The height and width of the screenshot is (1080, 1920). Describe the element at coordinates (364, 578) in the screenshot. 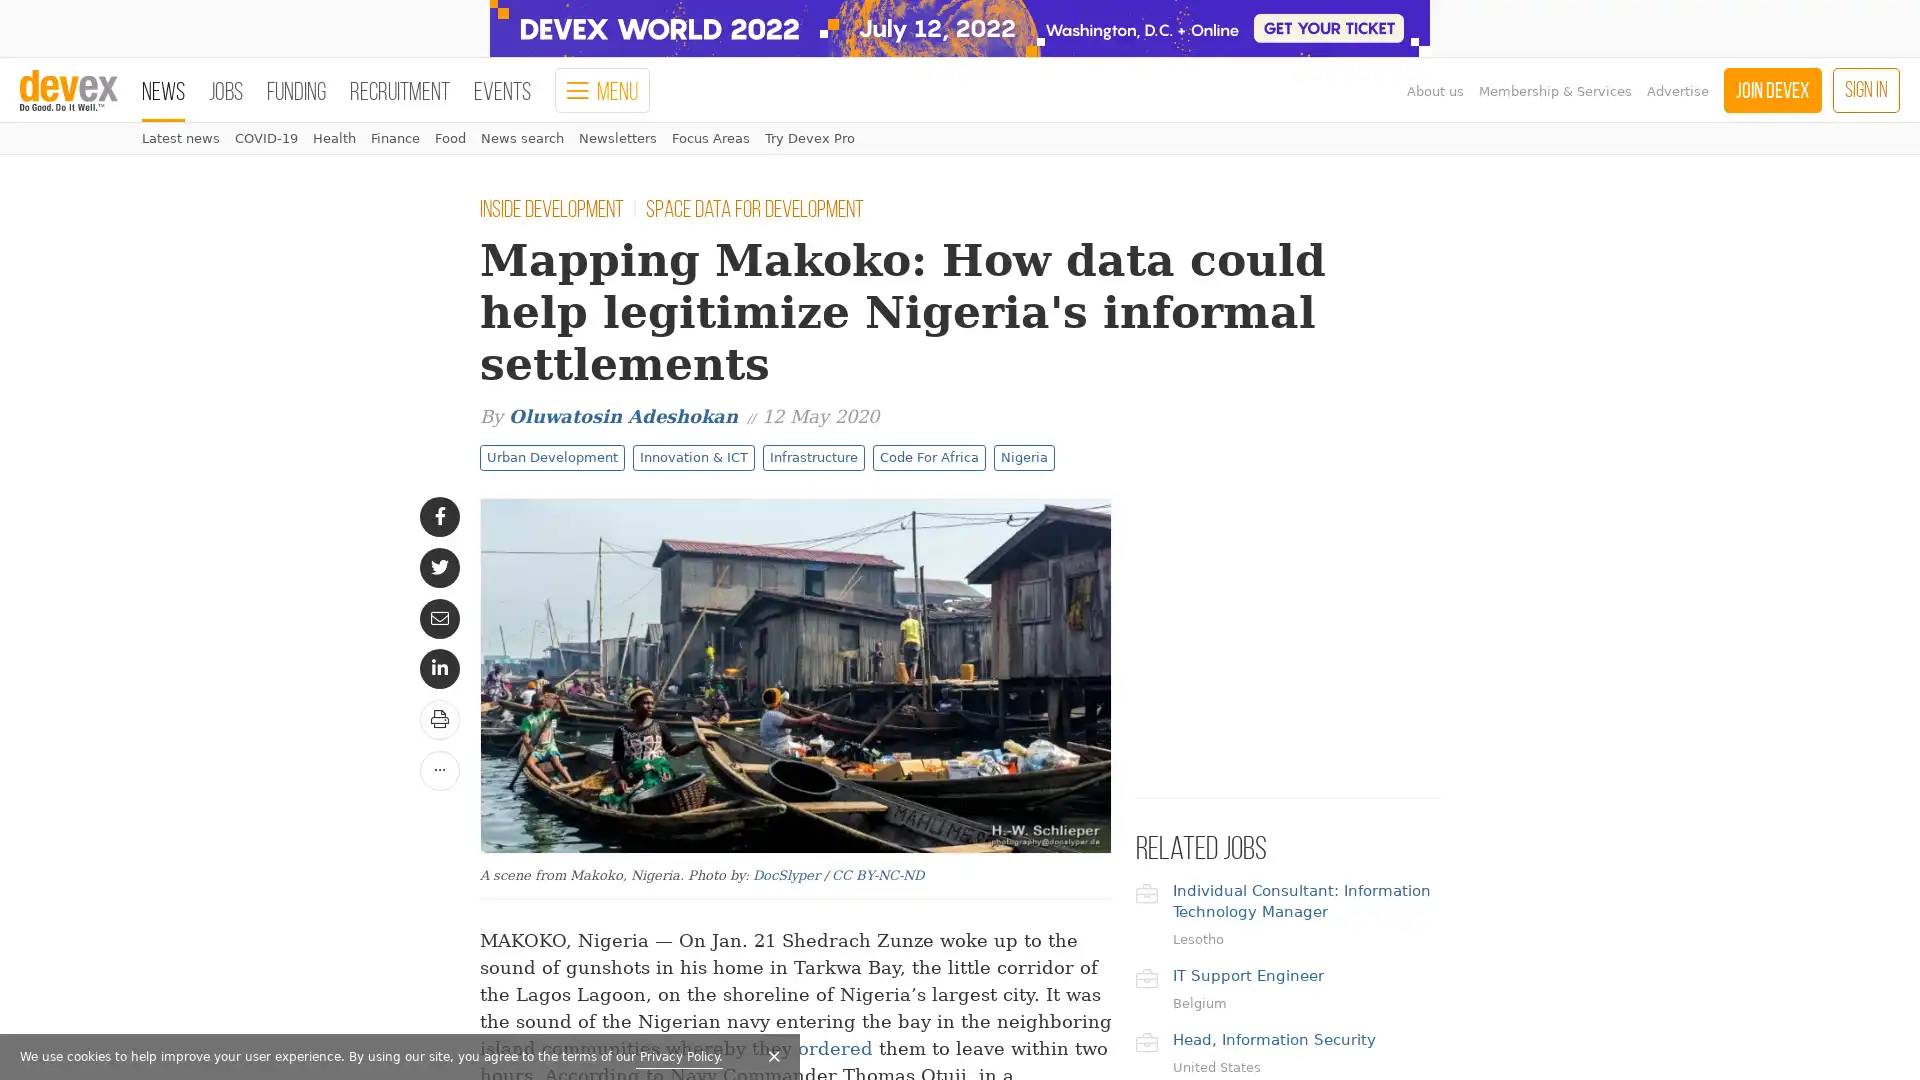

I see `Close` at that location.